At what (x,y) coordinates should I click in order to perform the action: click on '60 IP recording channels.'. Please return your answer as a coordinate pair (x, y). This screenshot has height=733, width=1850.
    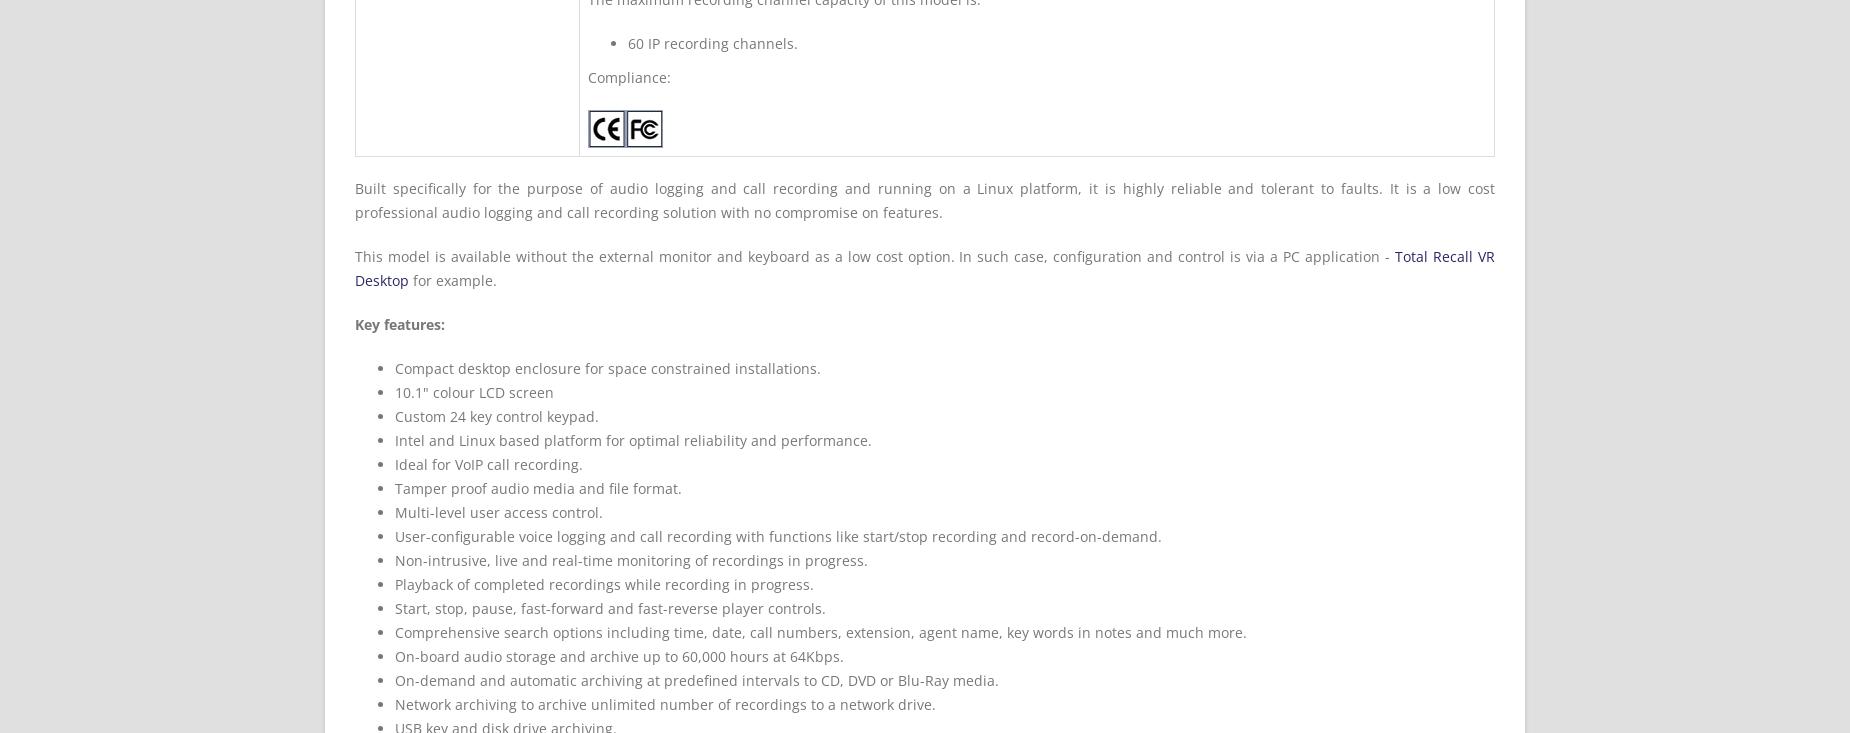
    Looking at the image, I should click on (712, 42).